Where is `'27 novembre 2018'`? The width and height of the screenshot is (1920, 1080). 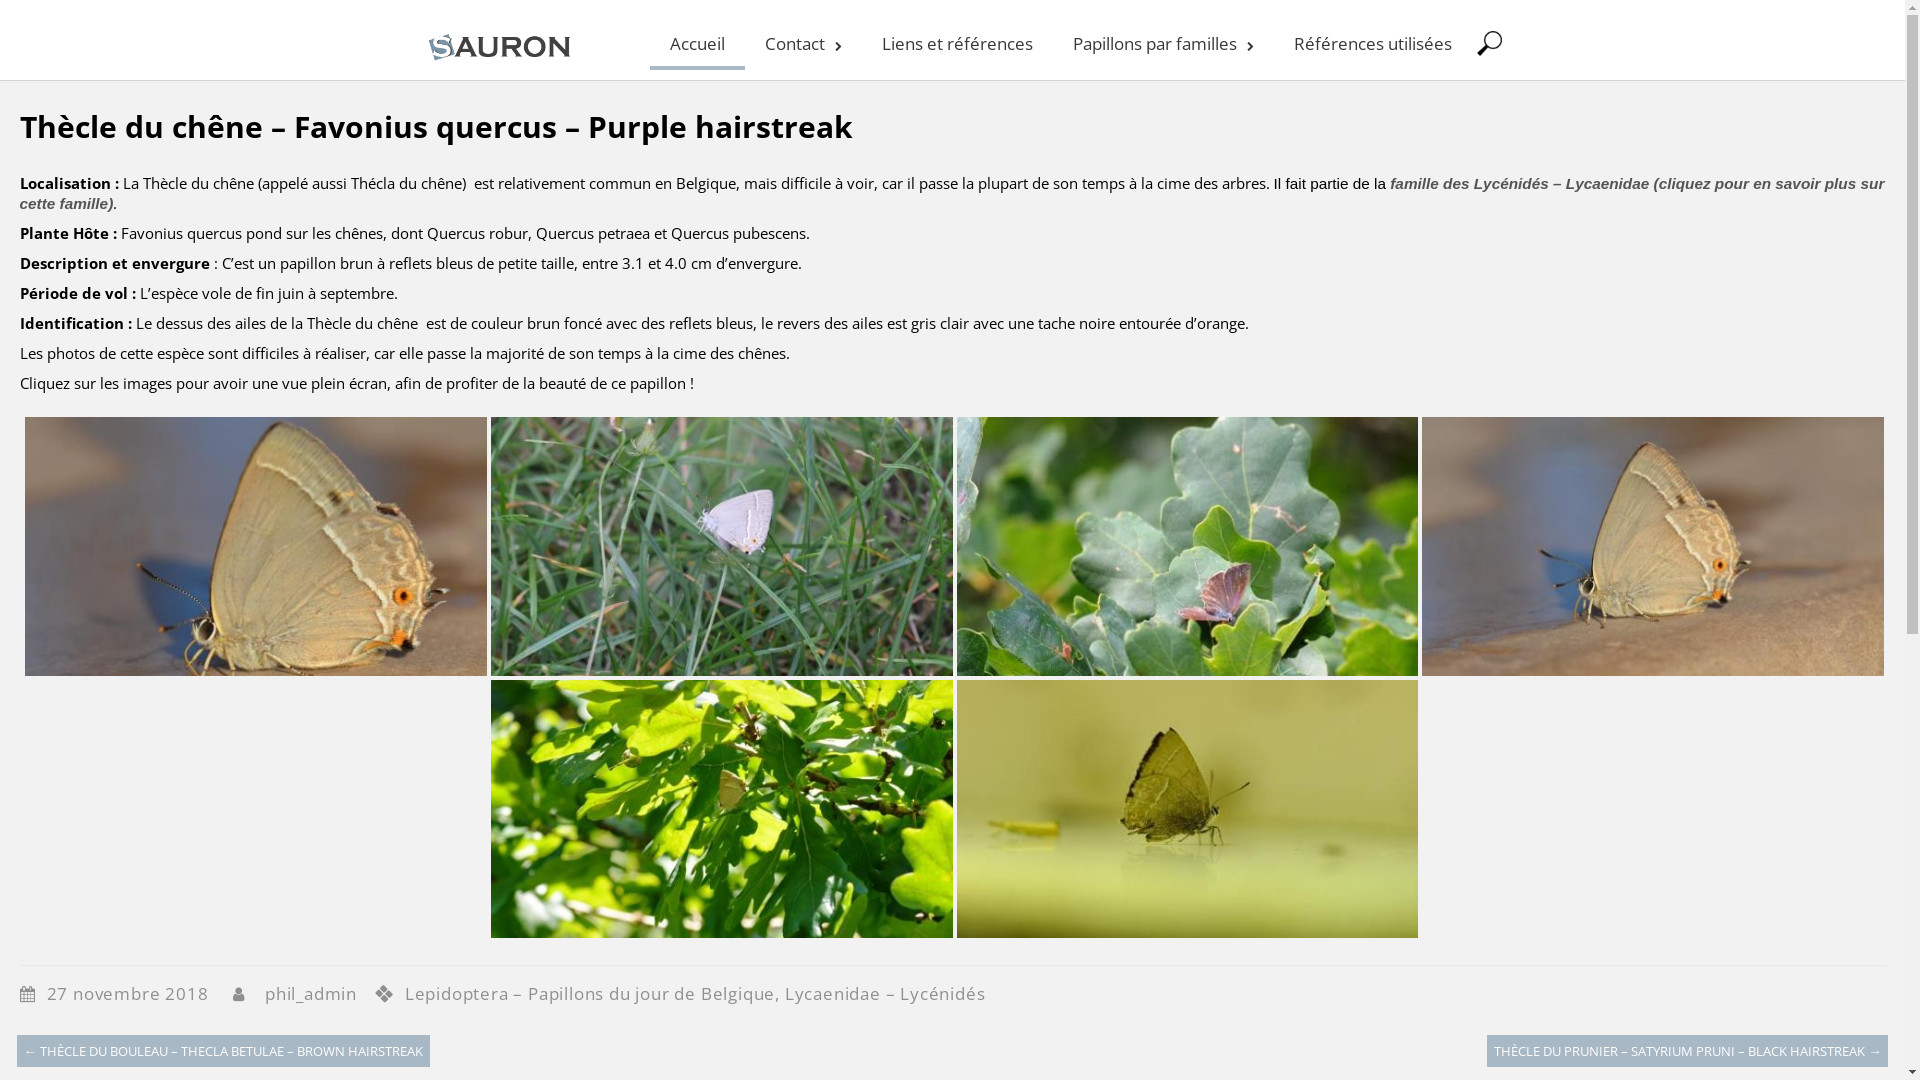
'27 novembre 2018' is located at coordinates (137, 993).